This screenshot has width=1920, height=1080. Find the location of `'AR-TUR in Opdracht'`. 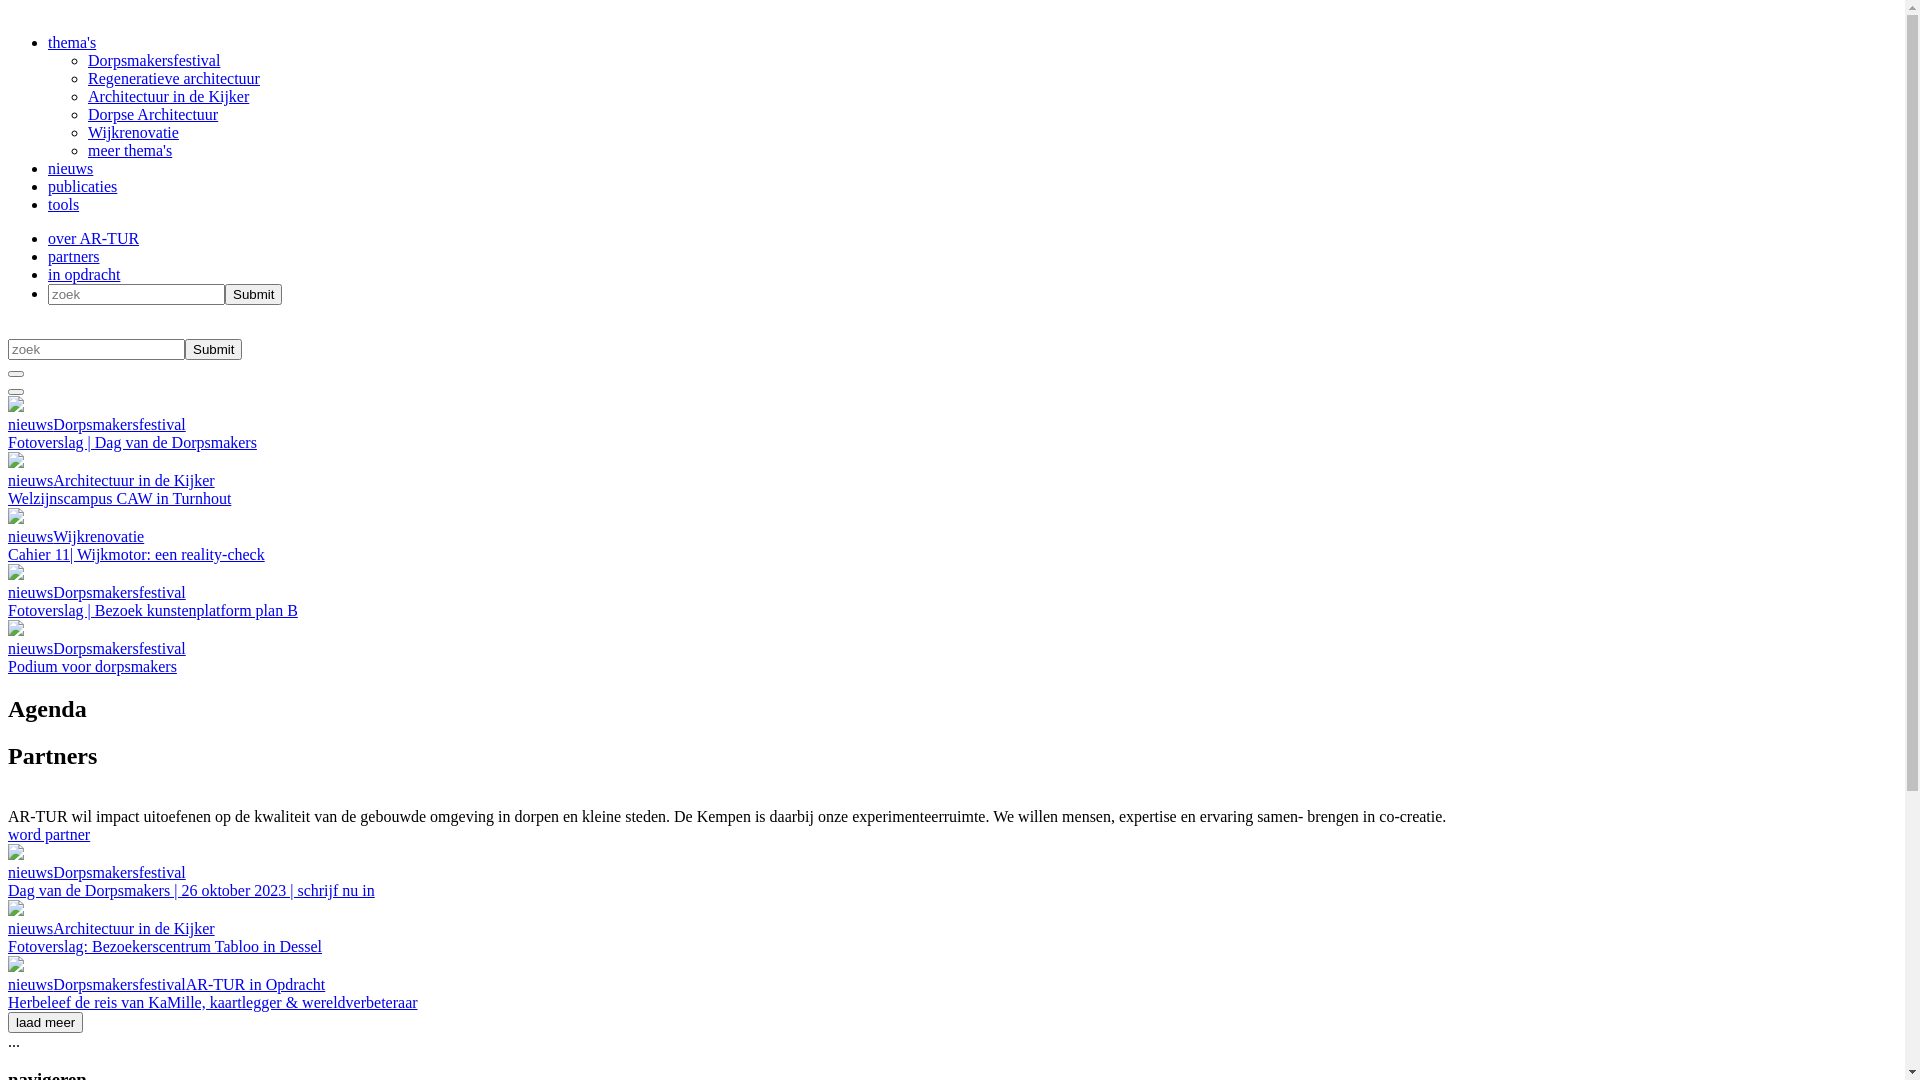

'AR-TUR in Opdracht' is located at coordinates (254, 983).